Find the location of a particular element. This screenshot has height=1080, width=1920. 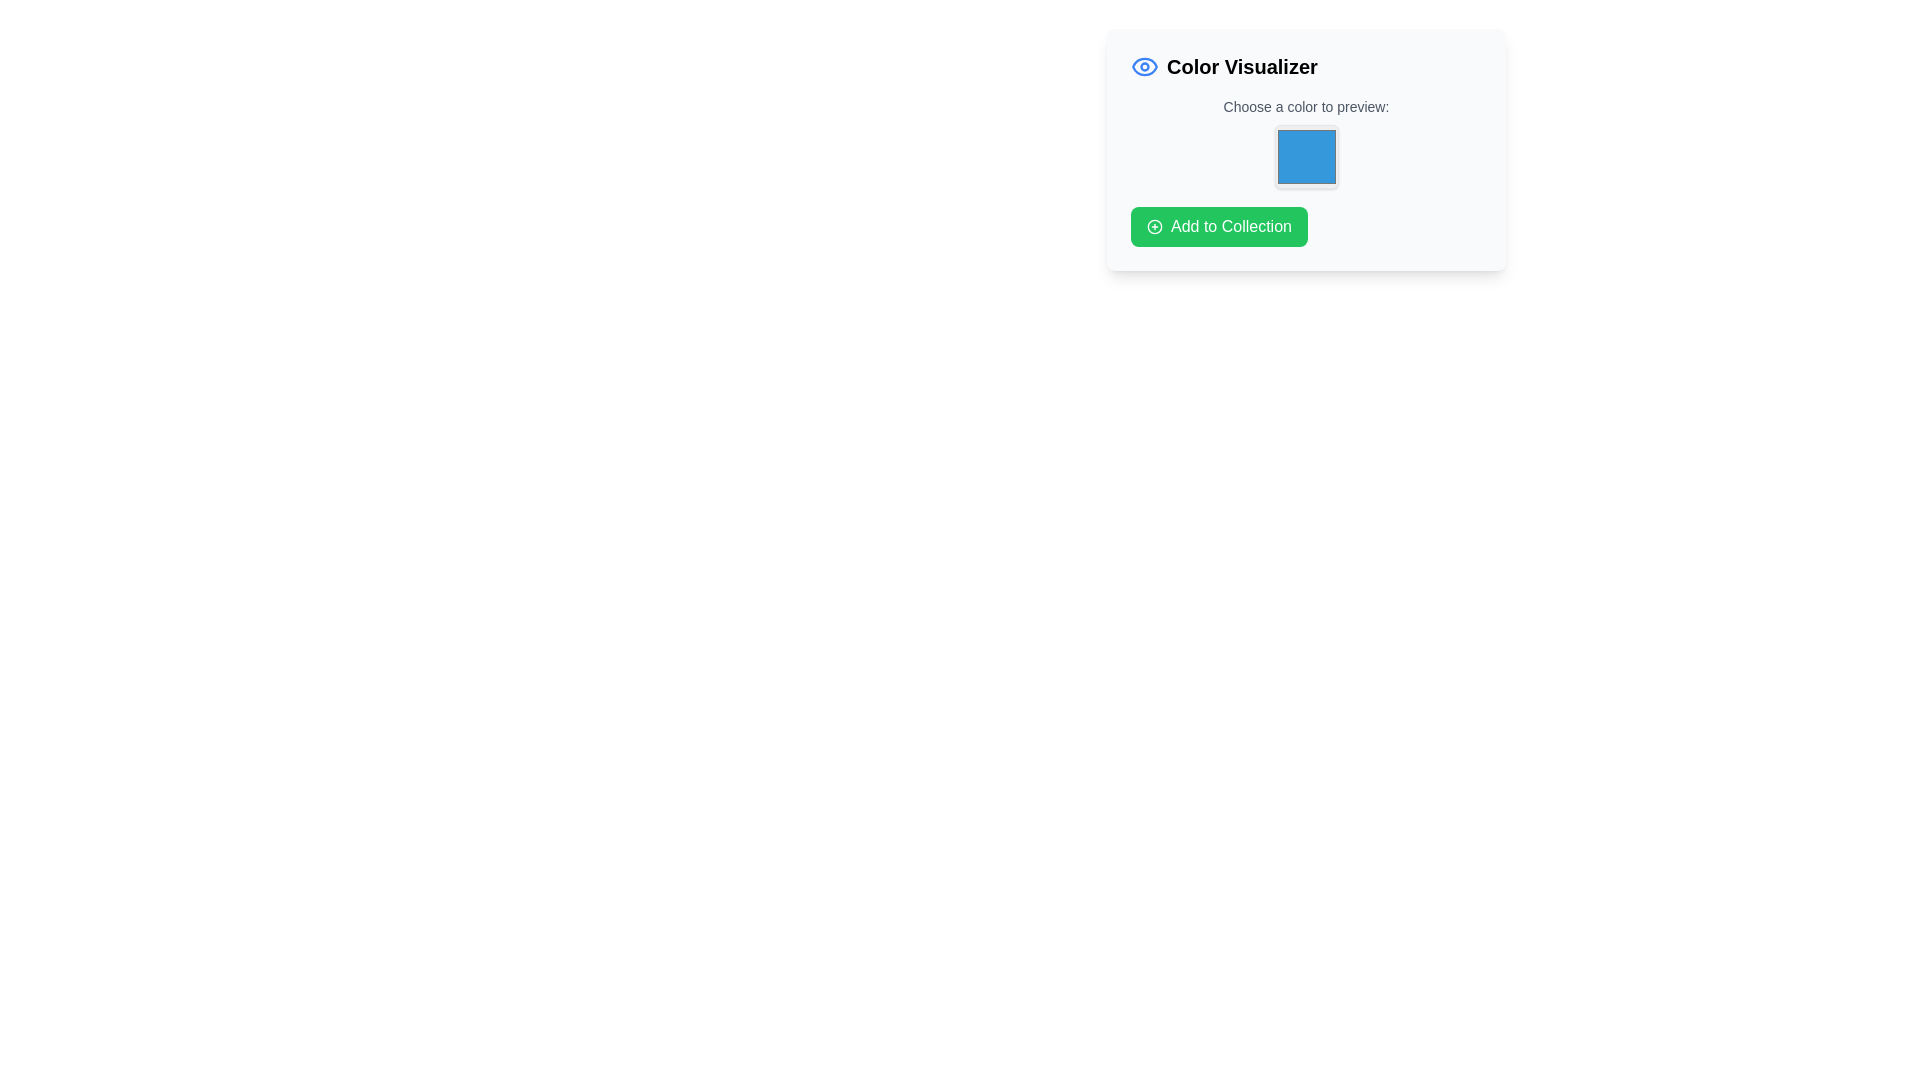

displayed text 'Color Visualizer' from the title section that features an eye icon on the left side is located at coordinates (1306, 65).